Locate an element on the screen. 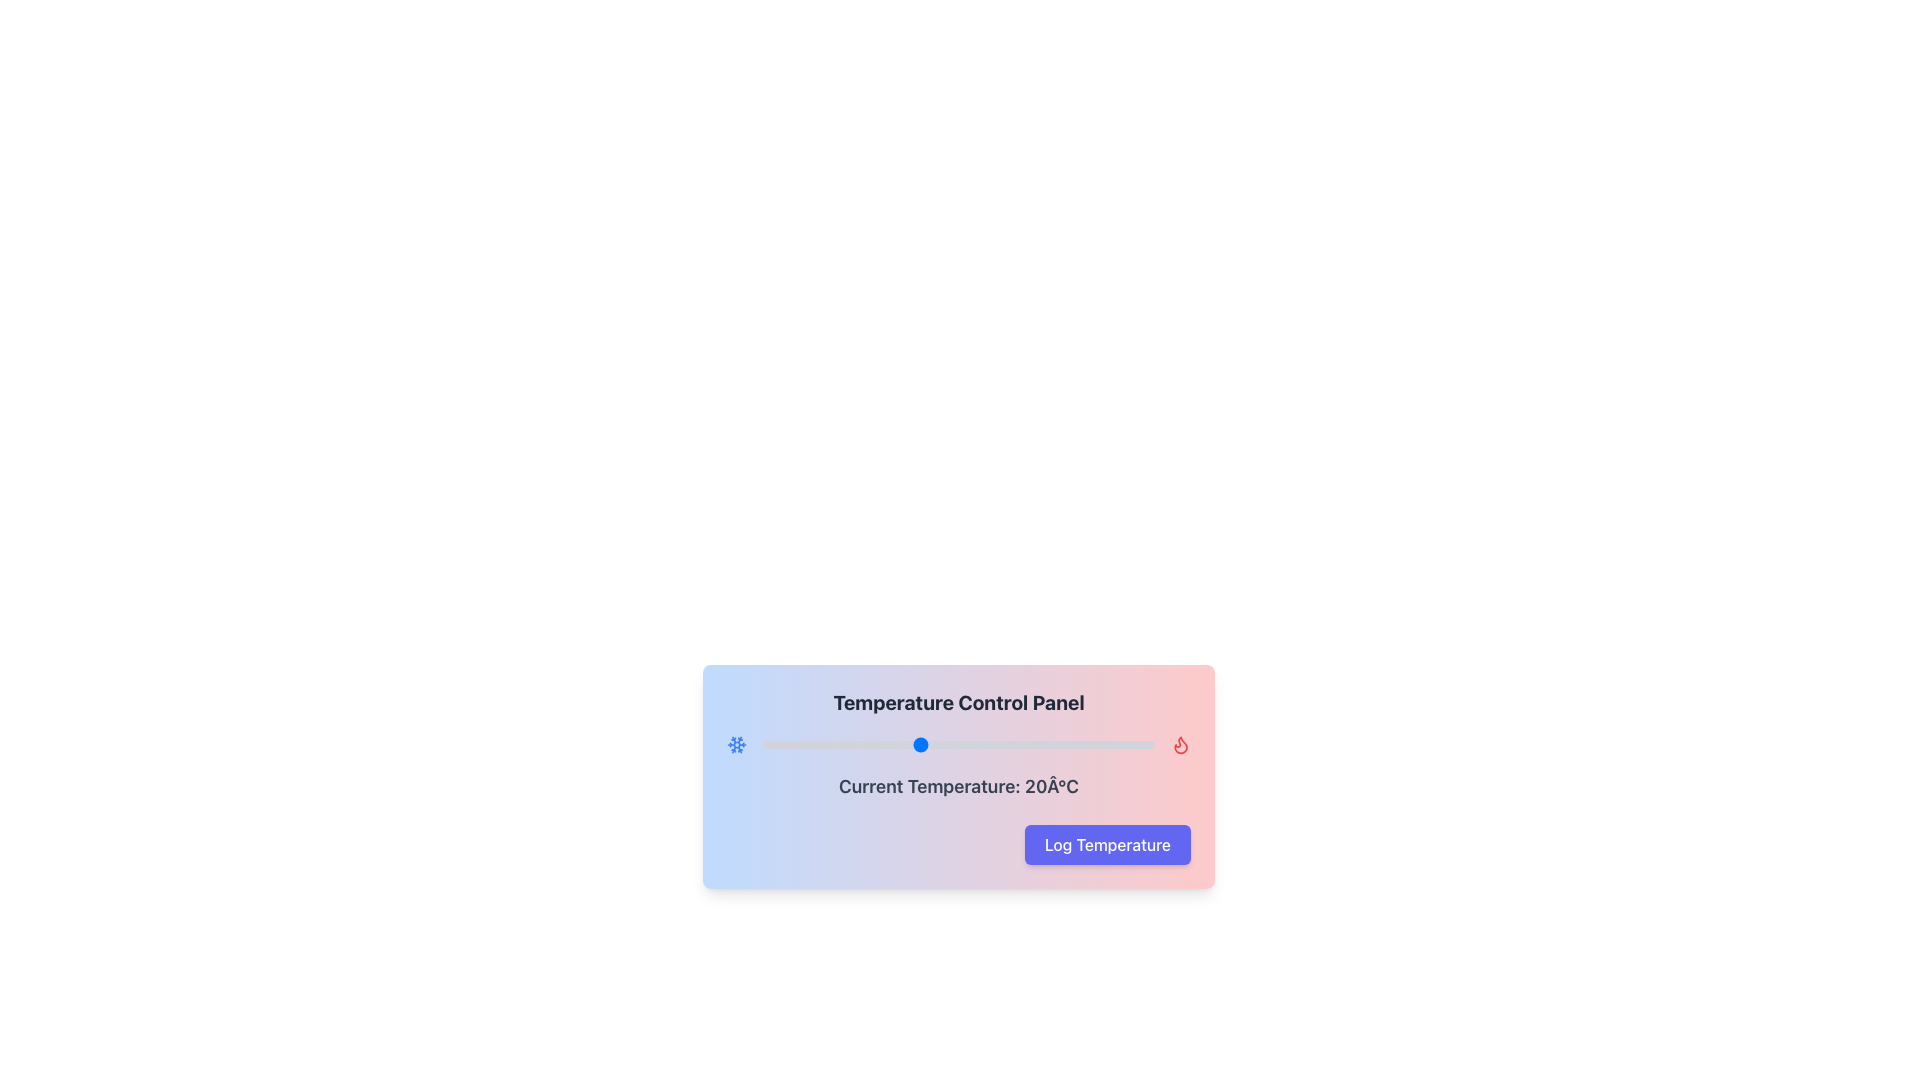 The width and height of the screenshot is (1920, 1080). the flame-shaped red icon in the temperature control panel to observe the tooltip or effect is located at coordinates (1180, 744).